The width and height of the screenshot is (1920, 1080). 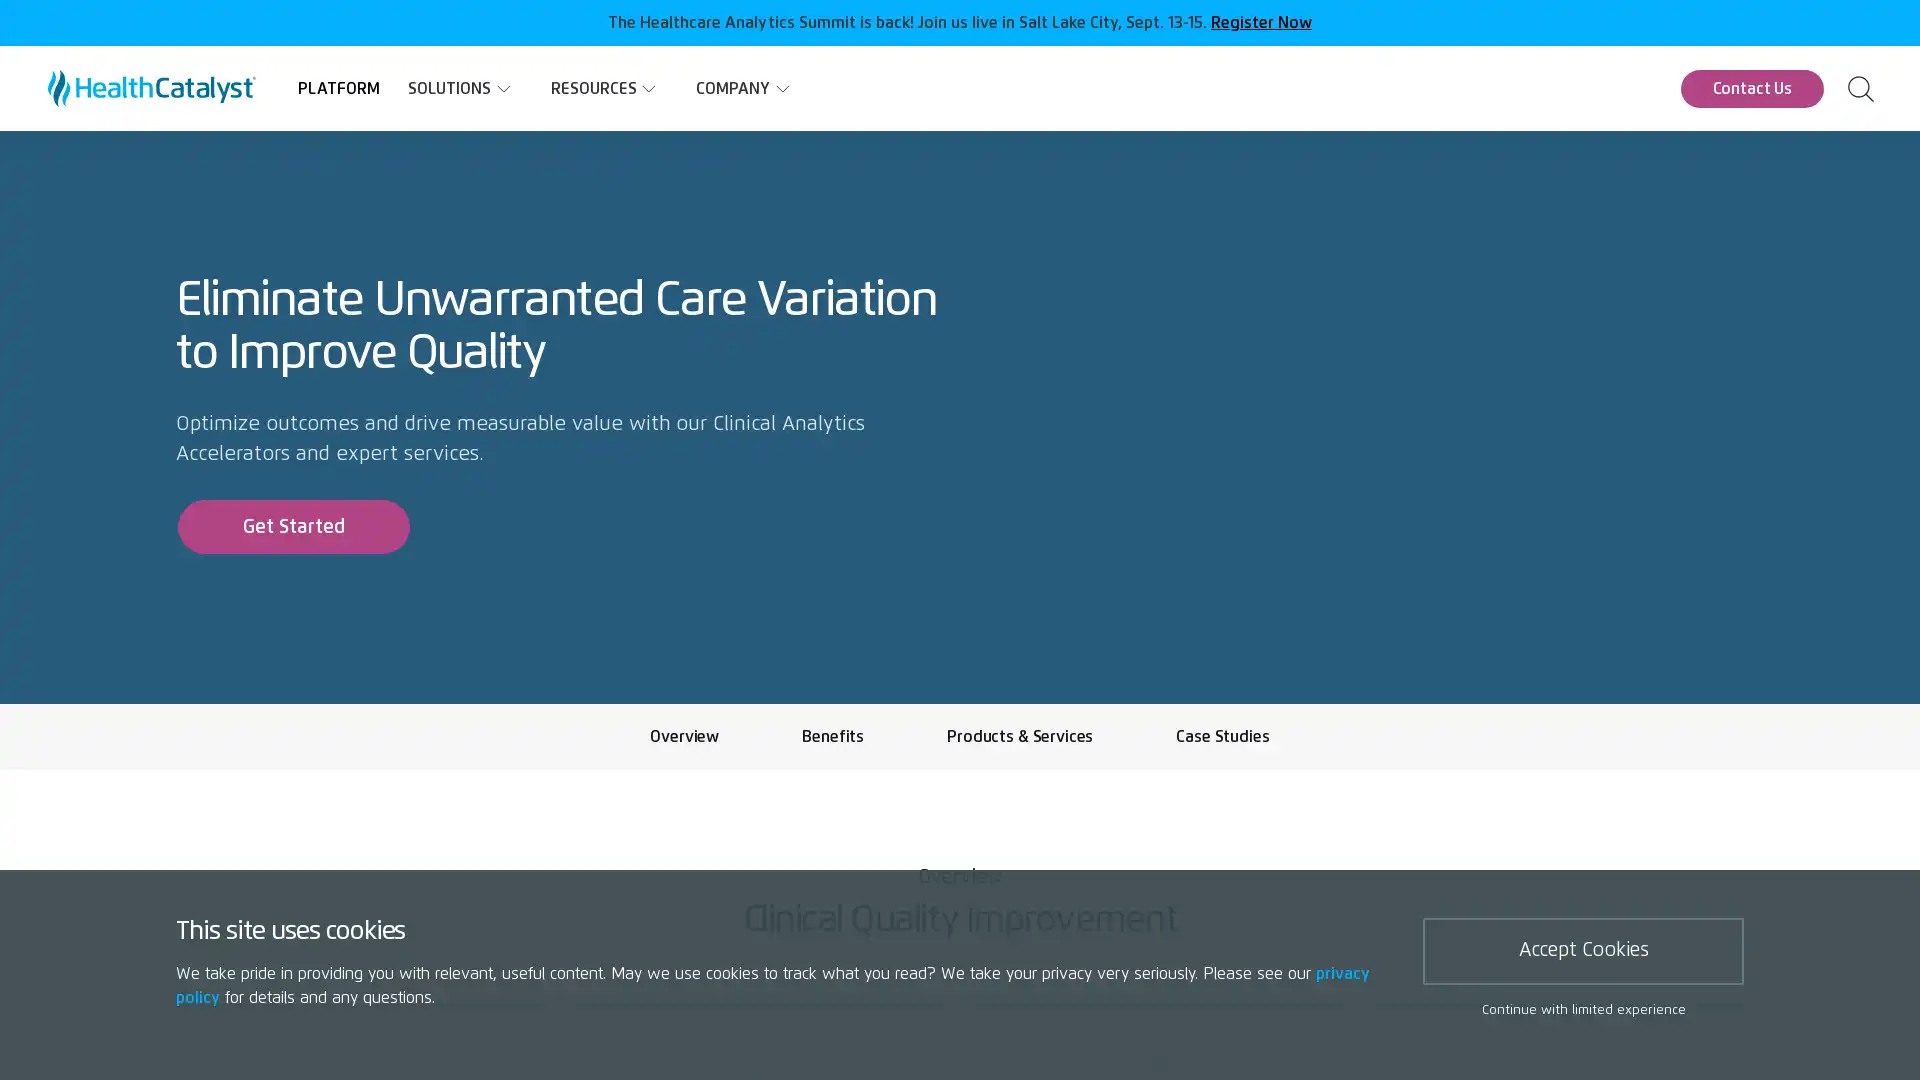 What do you see at coordinates (1582, 950) in the screenshot?
I see `Accept Cookies` at bounding box center [1582, 950].